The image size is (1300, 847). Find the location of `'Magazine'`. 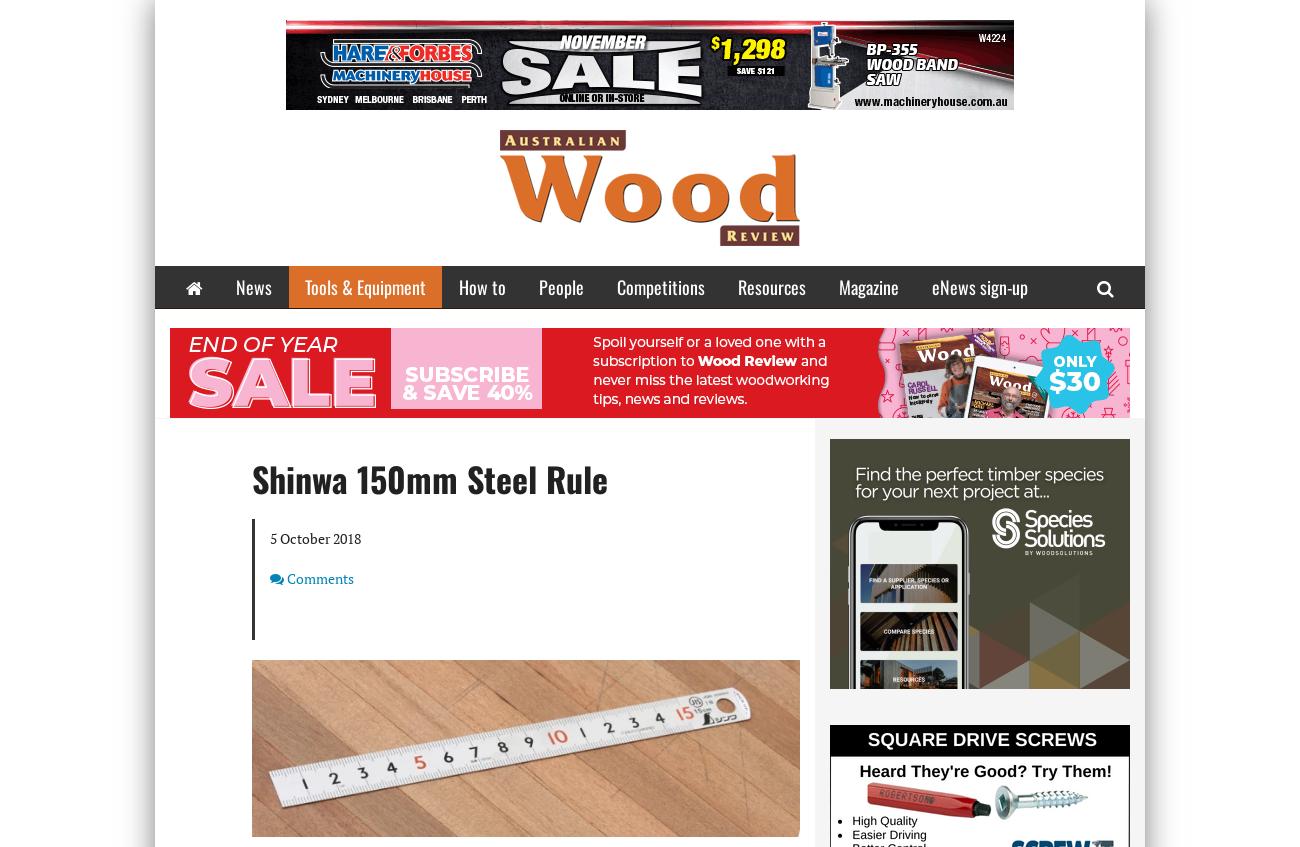

'Magazine' is located at coordinates (868, 285).